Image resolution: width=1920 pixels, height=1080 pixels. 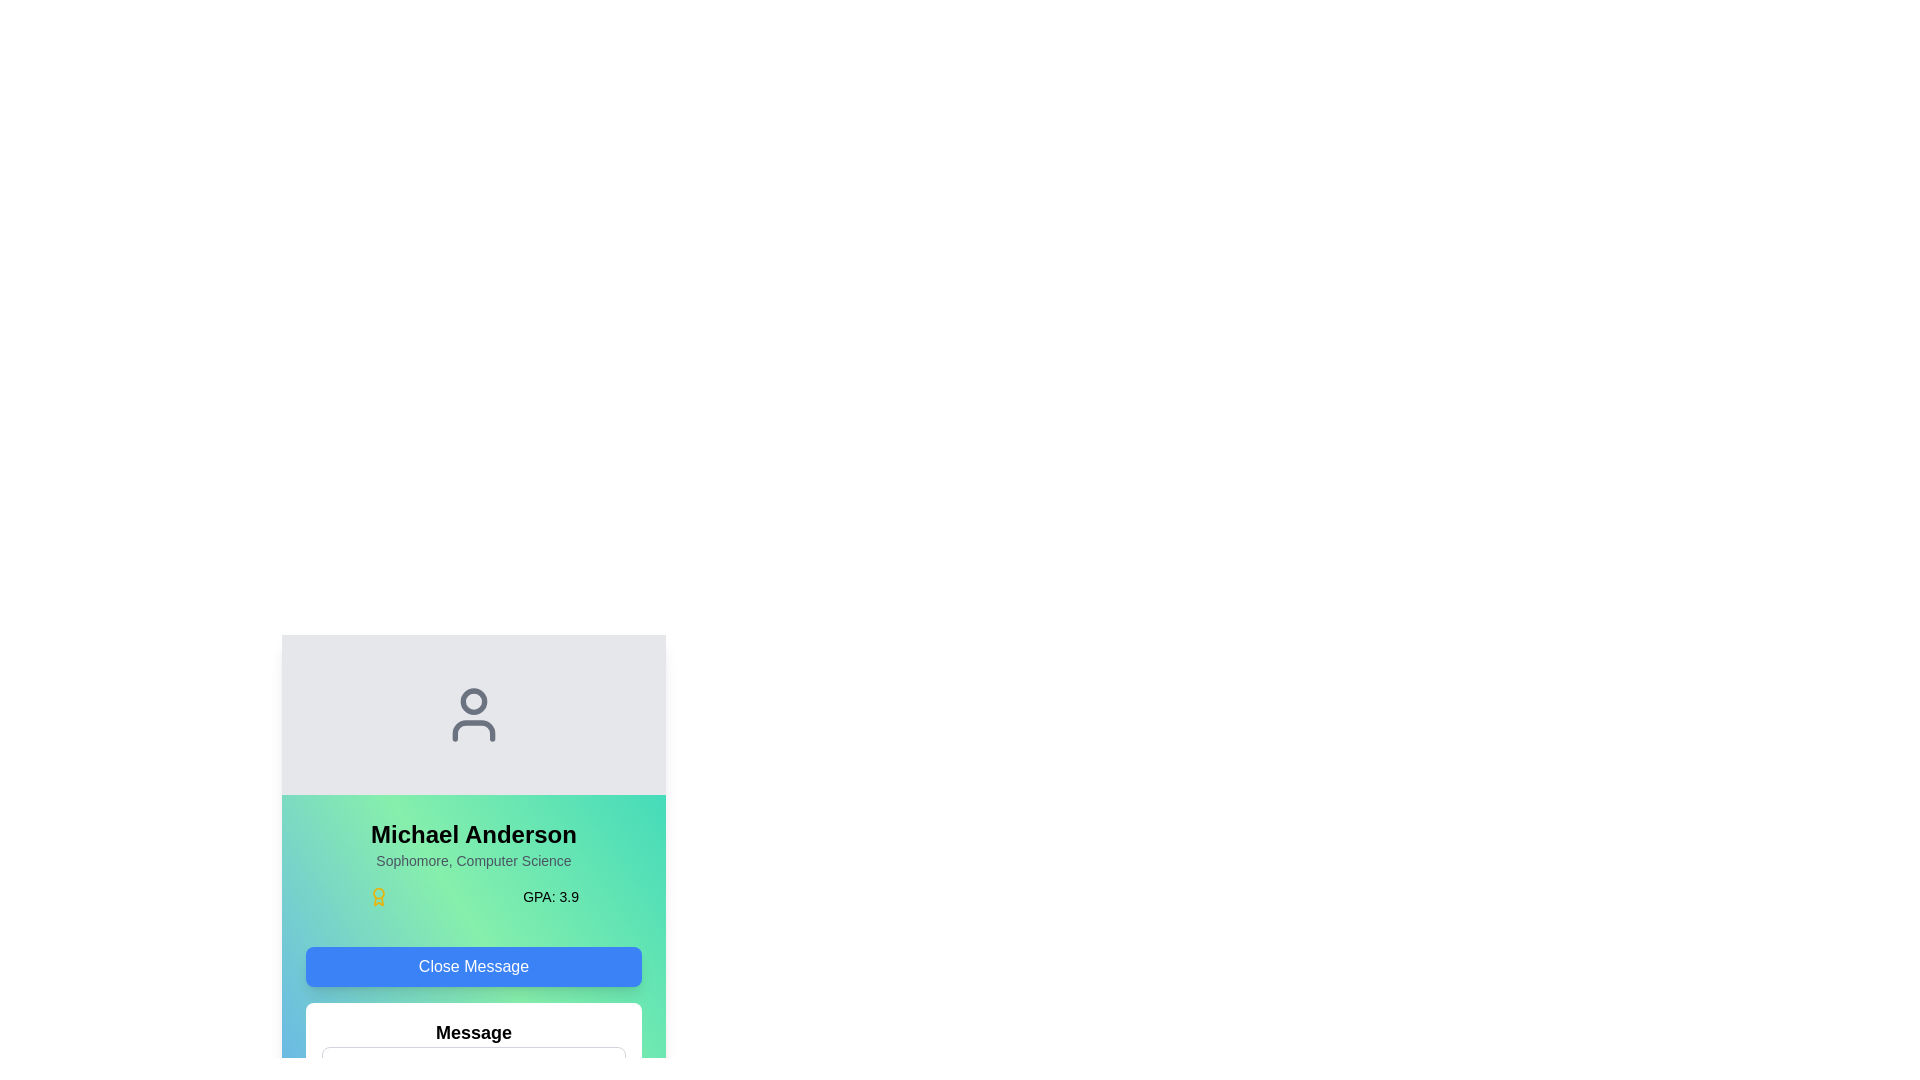 I want to click on the filled circle SVG element representing the user's profile icon, which is centrally aligned at the top of the user card interface, so click(x=473, y=700).